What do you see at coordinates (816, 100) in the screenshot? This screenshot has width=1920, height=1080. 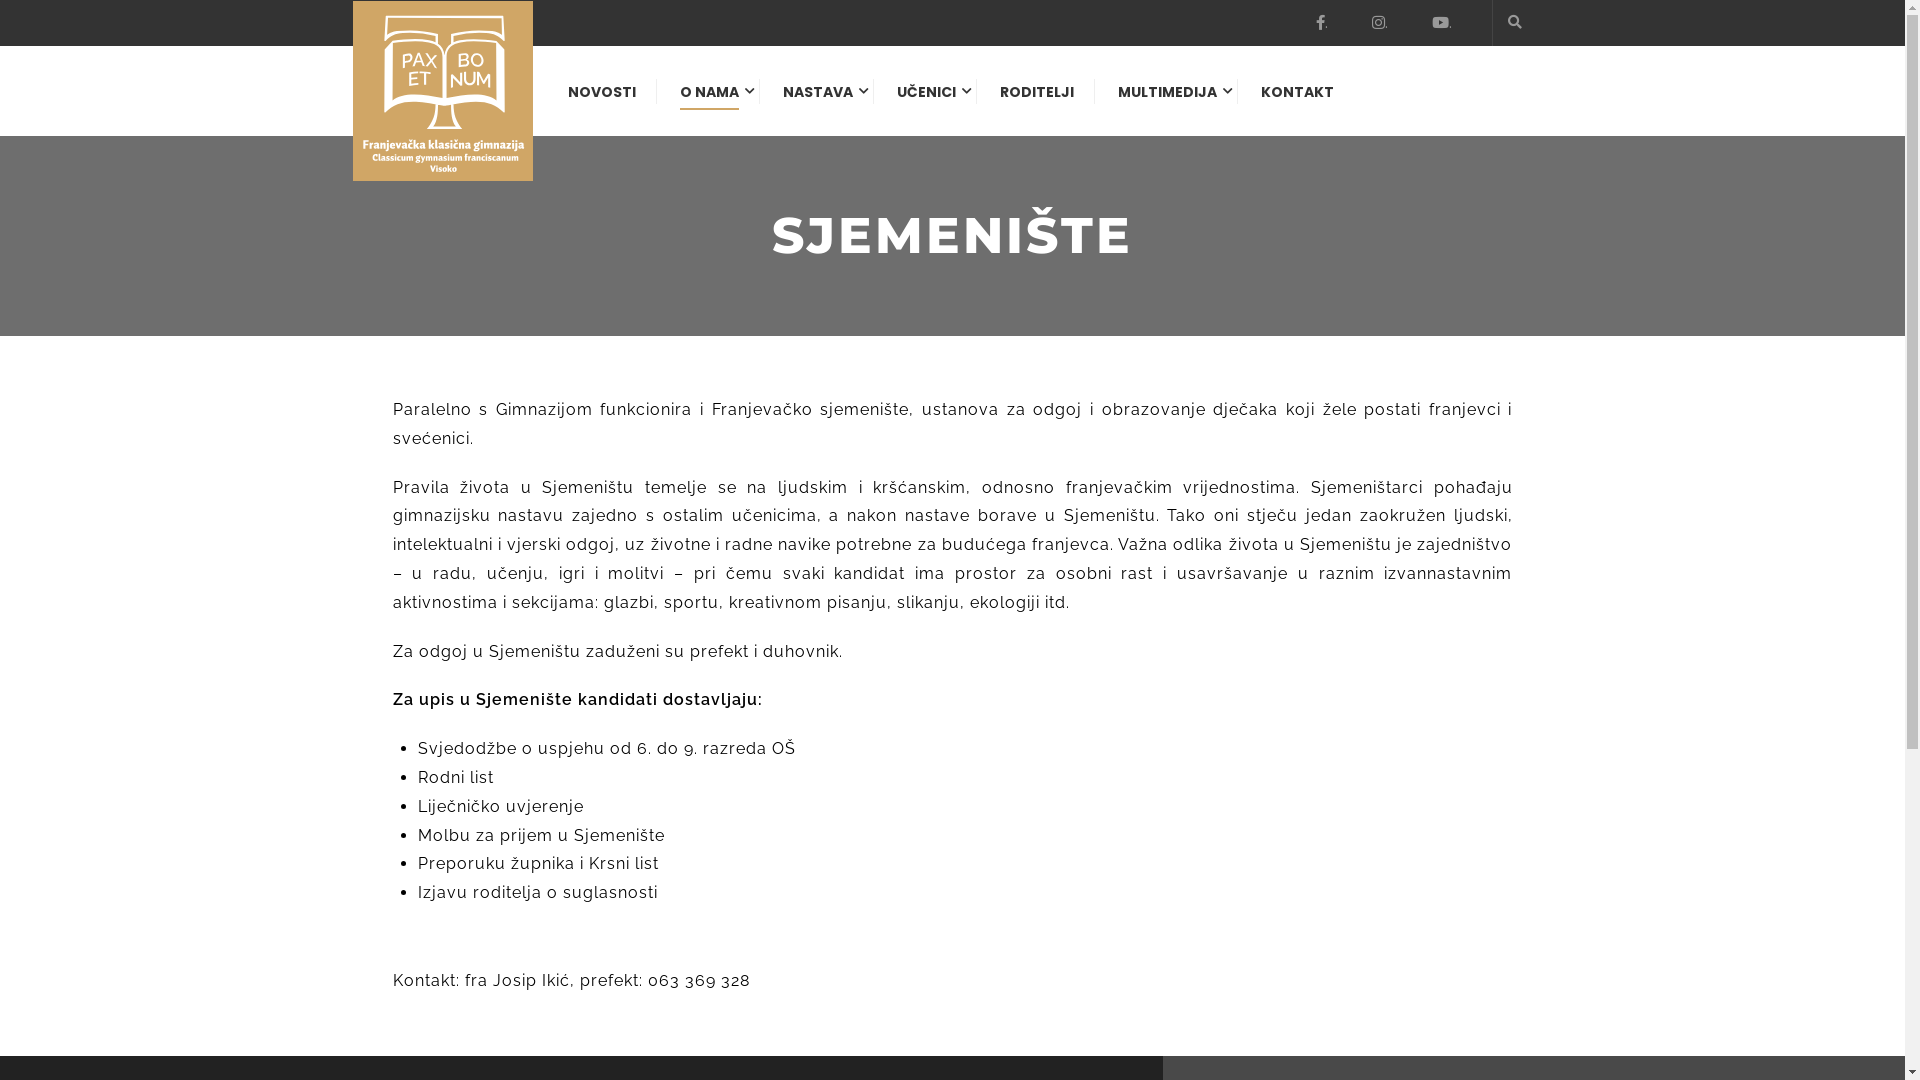 I see `'NASTAVA'` at bounding box center [816, 100].